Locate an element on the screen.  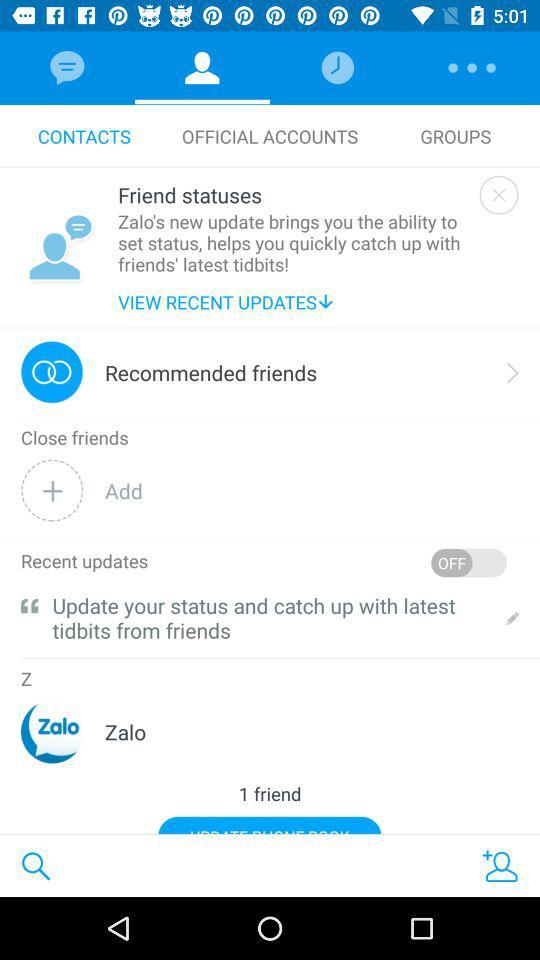
alert is located at coordinates (498, 195).